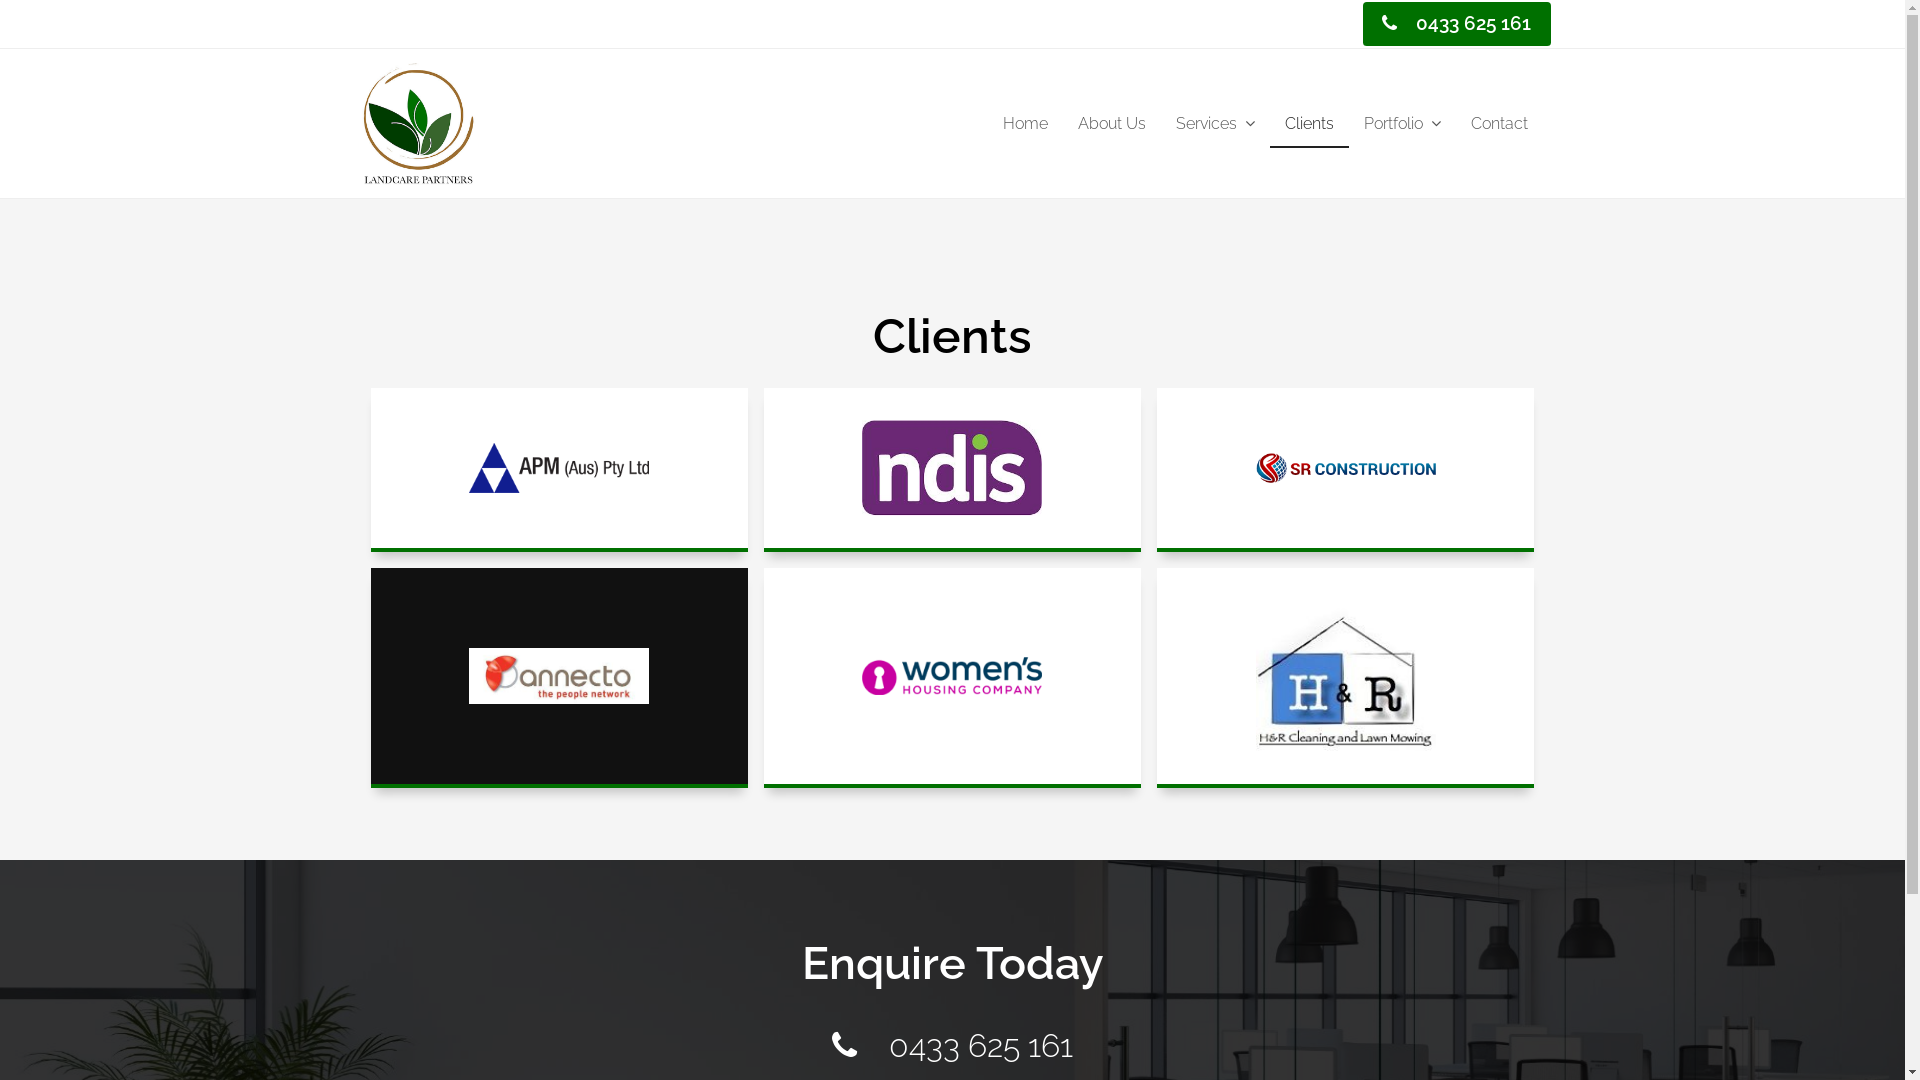 Image resolution: width=1920 pixels, height=1080 pixels. Describe the element at coordinates (1400, 124) in the screenshot. I see `'Portfolio'` at that location.